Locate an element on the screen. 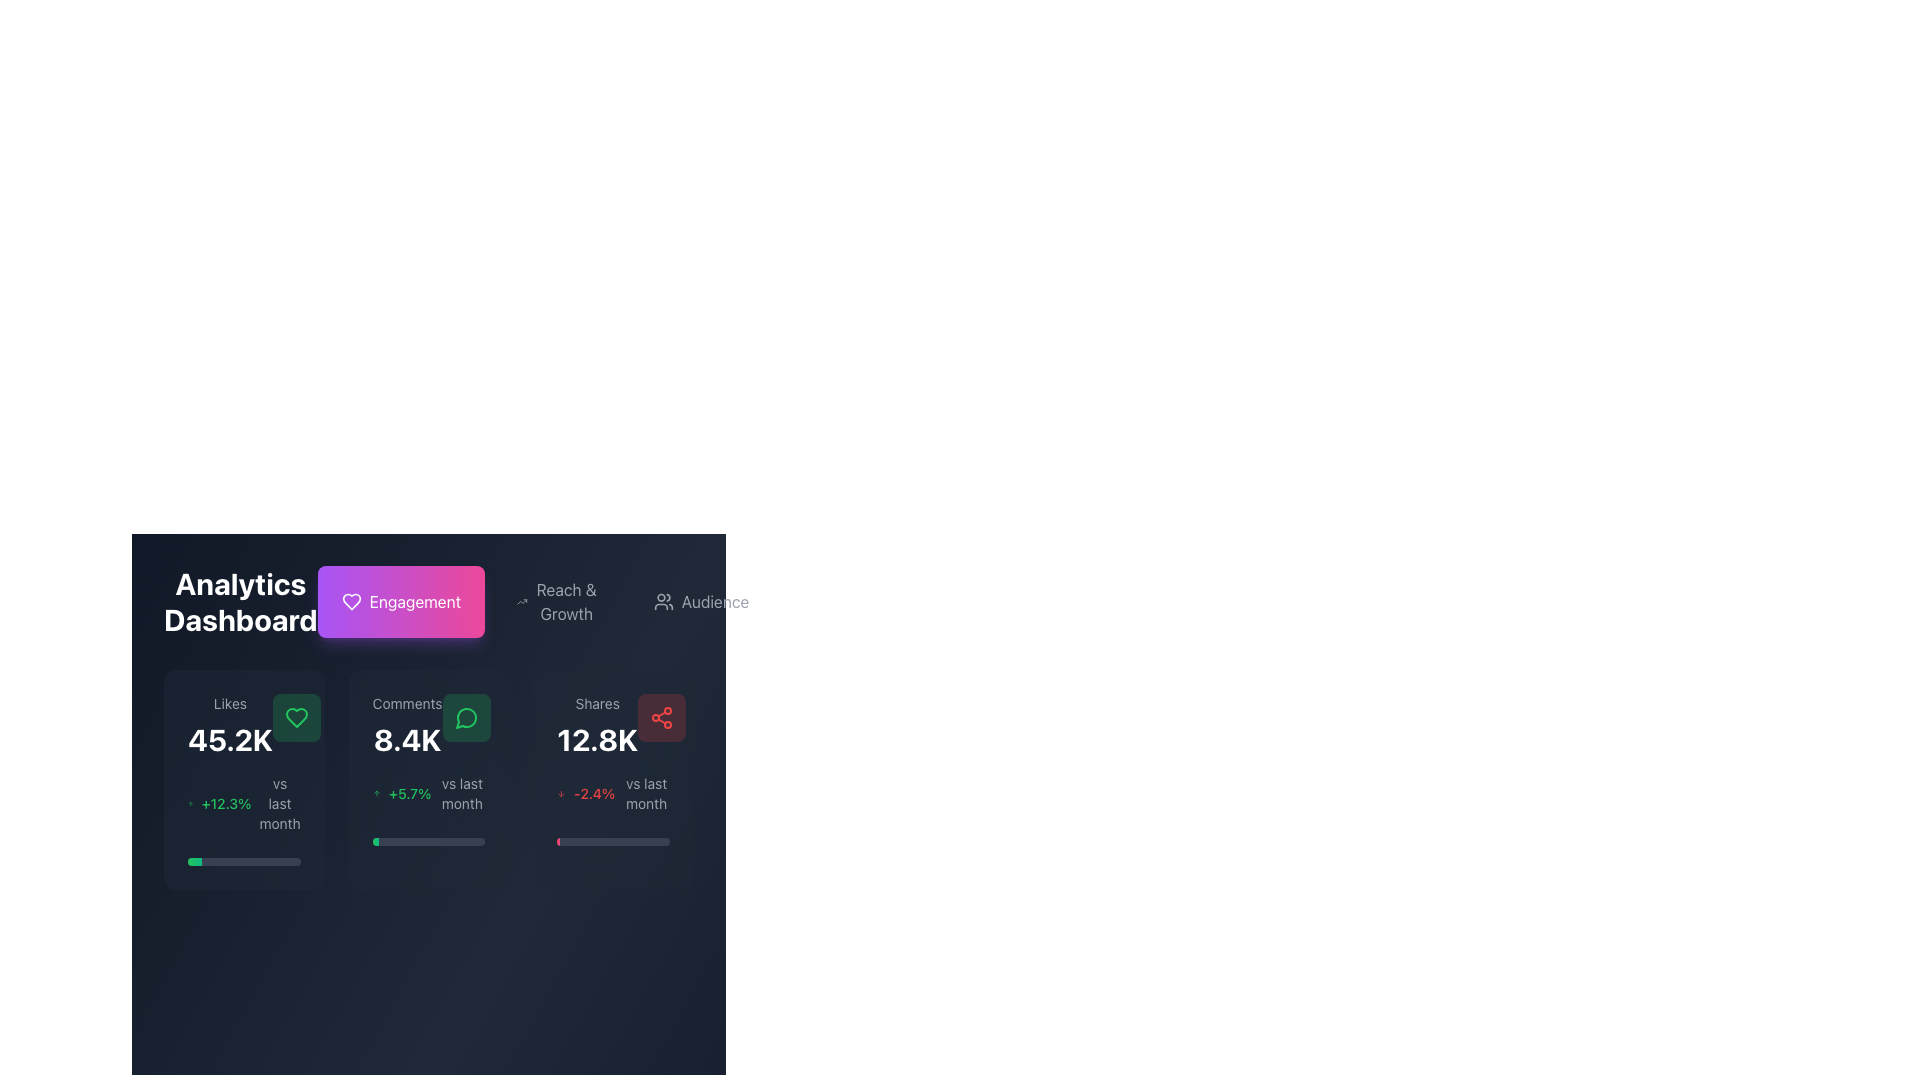  numerical count of shares displayed in the central text element located within the 'Shares' card on the dashboard is located at coordinates (596, 740).